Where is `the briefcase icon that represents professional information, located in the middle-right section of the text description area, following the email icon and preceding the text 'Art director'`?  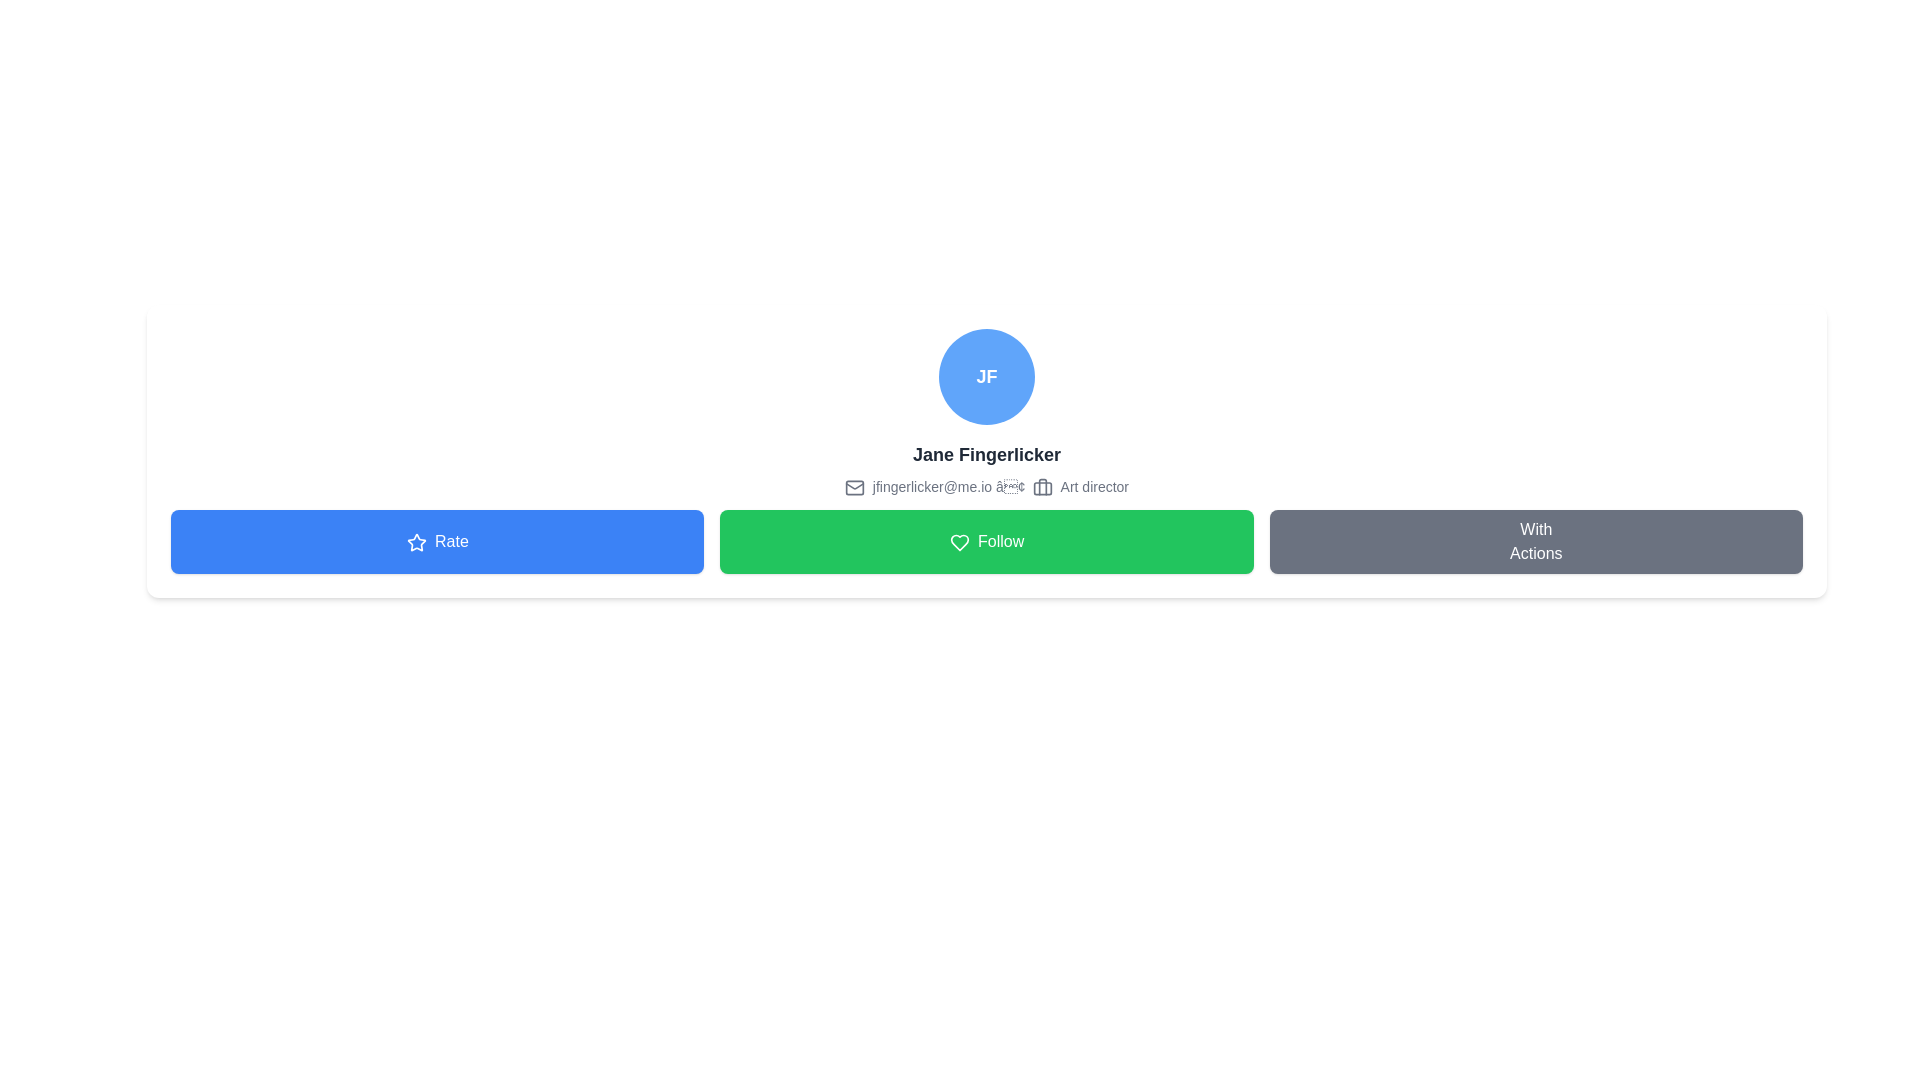 the briefcase icon that represents professional information, located in the middle-right section of the text description area, following the email icon and preceding the text 'Art director' is located at coordinates (1042, 488).